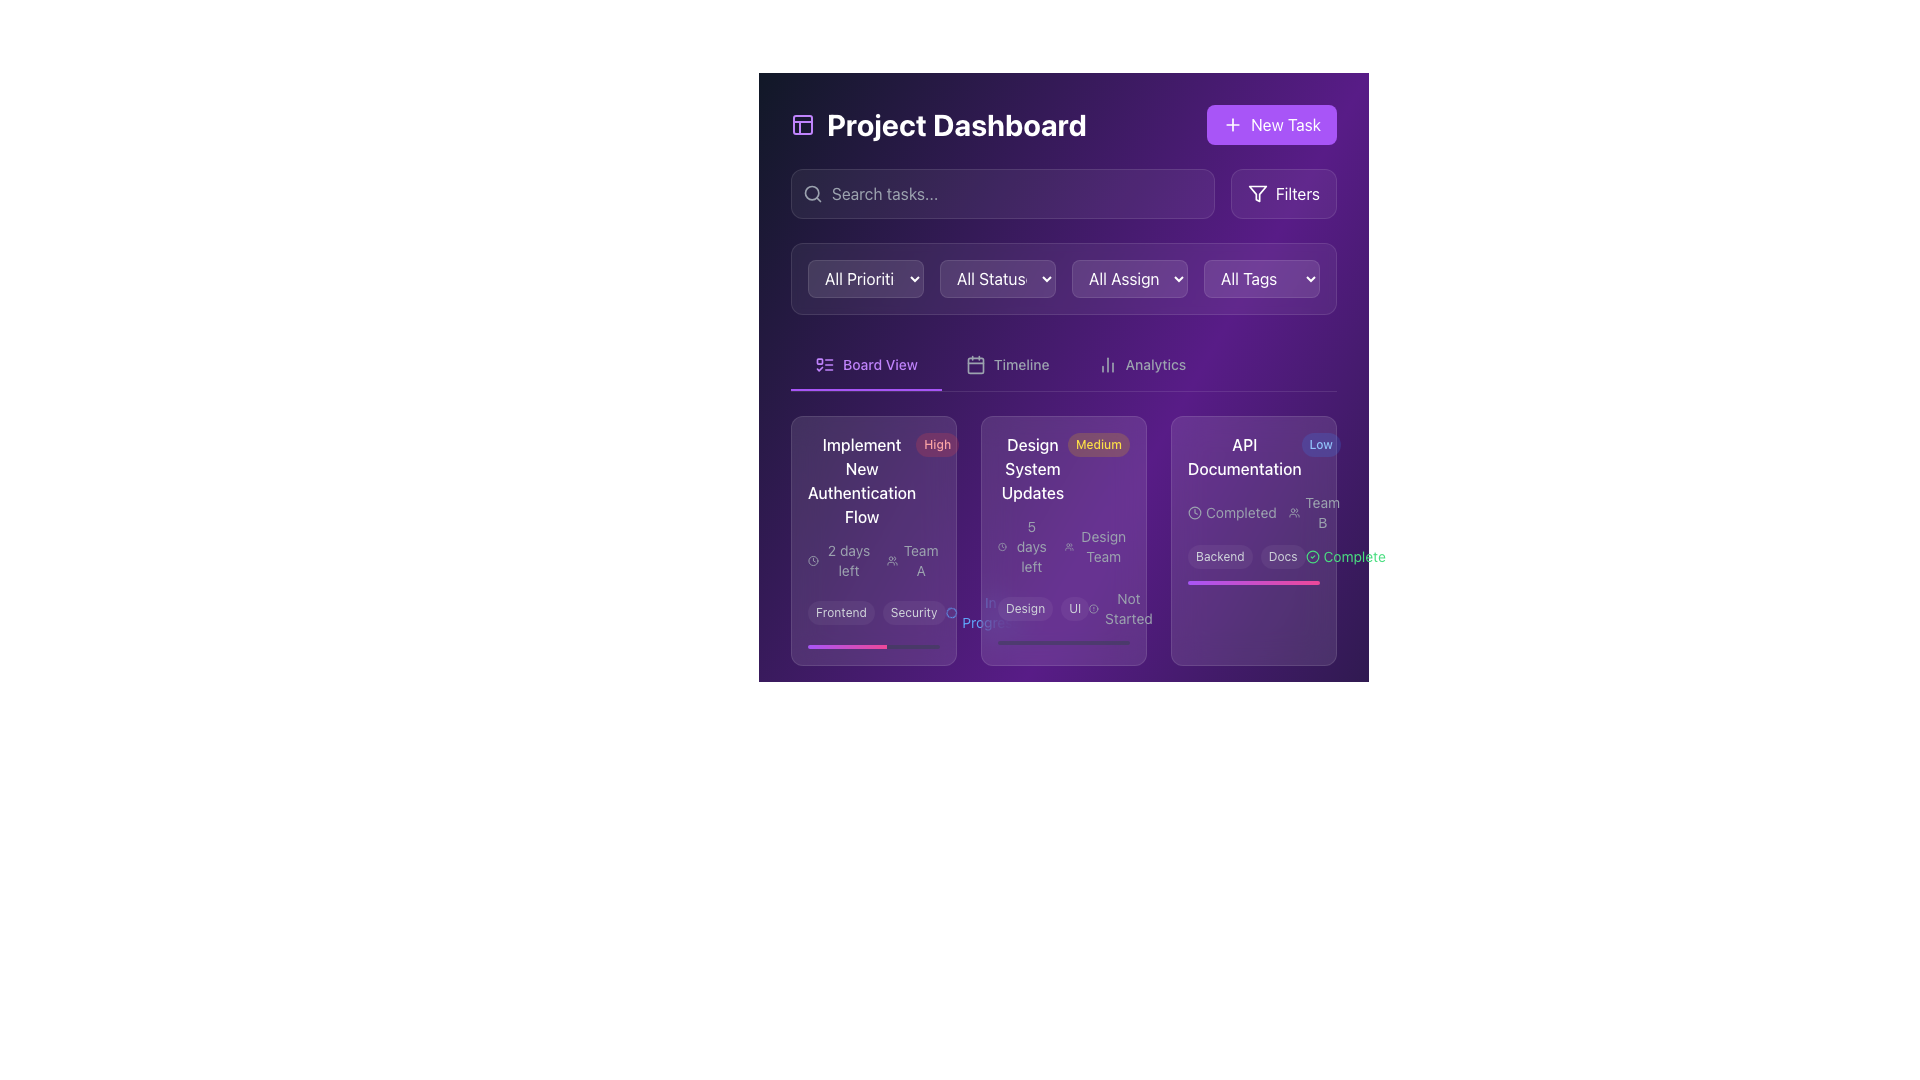 Image resolution: width=1920 pixels, height=1080 pixels. I want to click on the icon representing 'Team A' associated with the task 'Implement New Authentication Flow' located in the first card of the leftmost column of the dashboard, so click(891, 560).